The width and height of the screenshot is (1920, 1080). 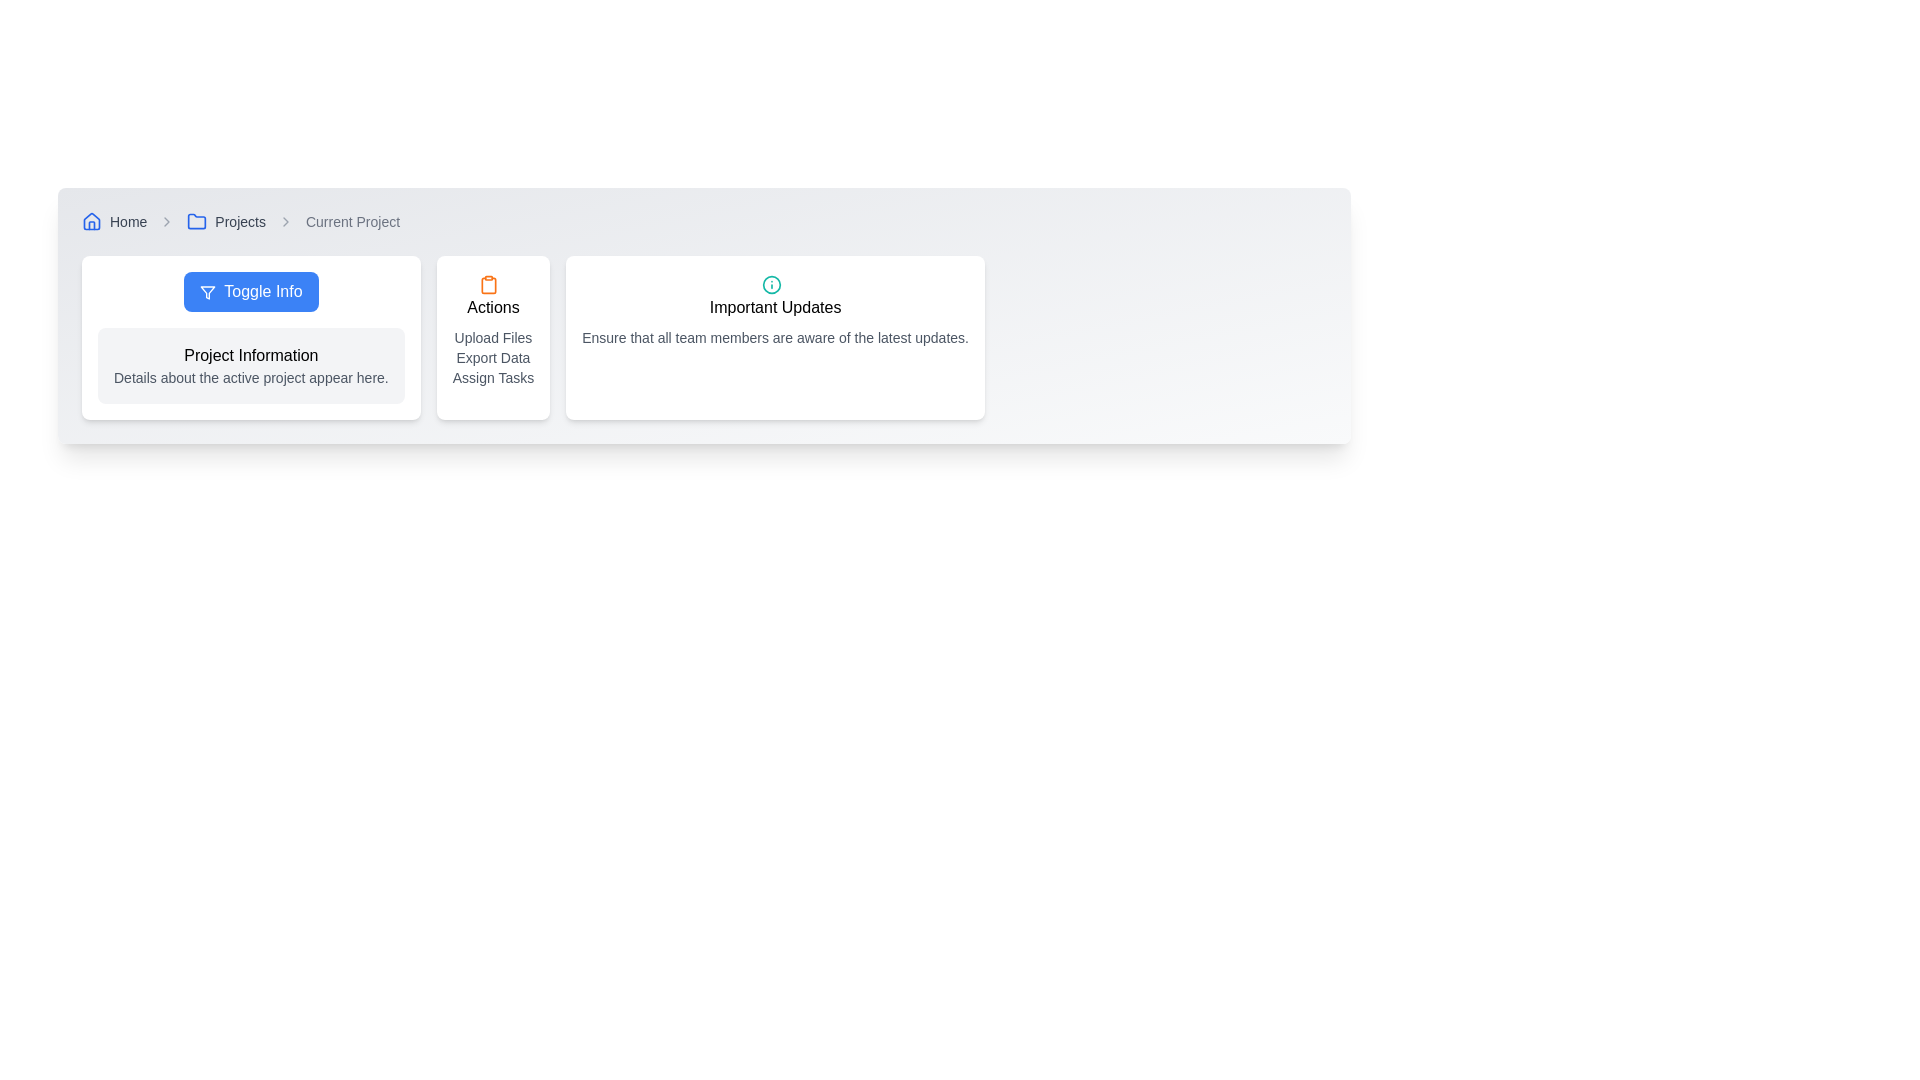 I want to click on the 'Projects' folder icon located in the breadcrumb navigation bar, so click(x=197, y=222).